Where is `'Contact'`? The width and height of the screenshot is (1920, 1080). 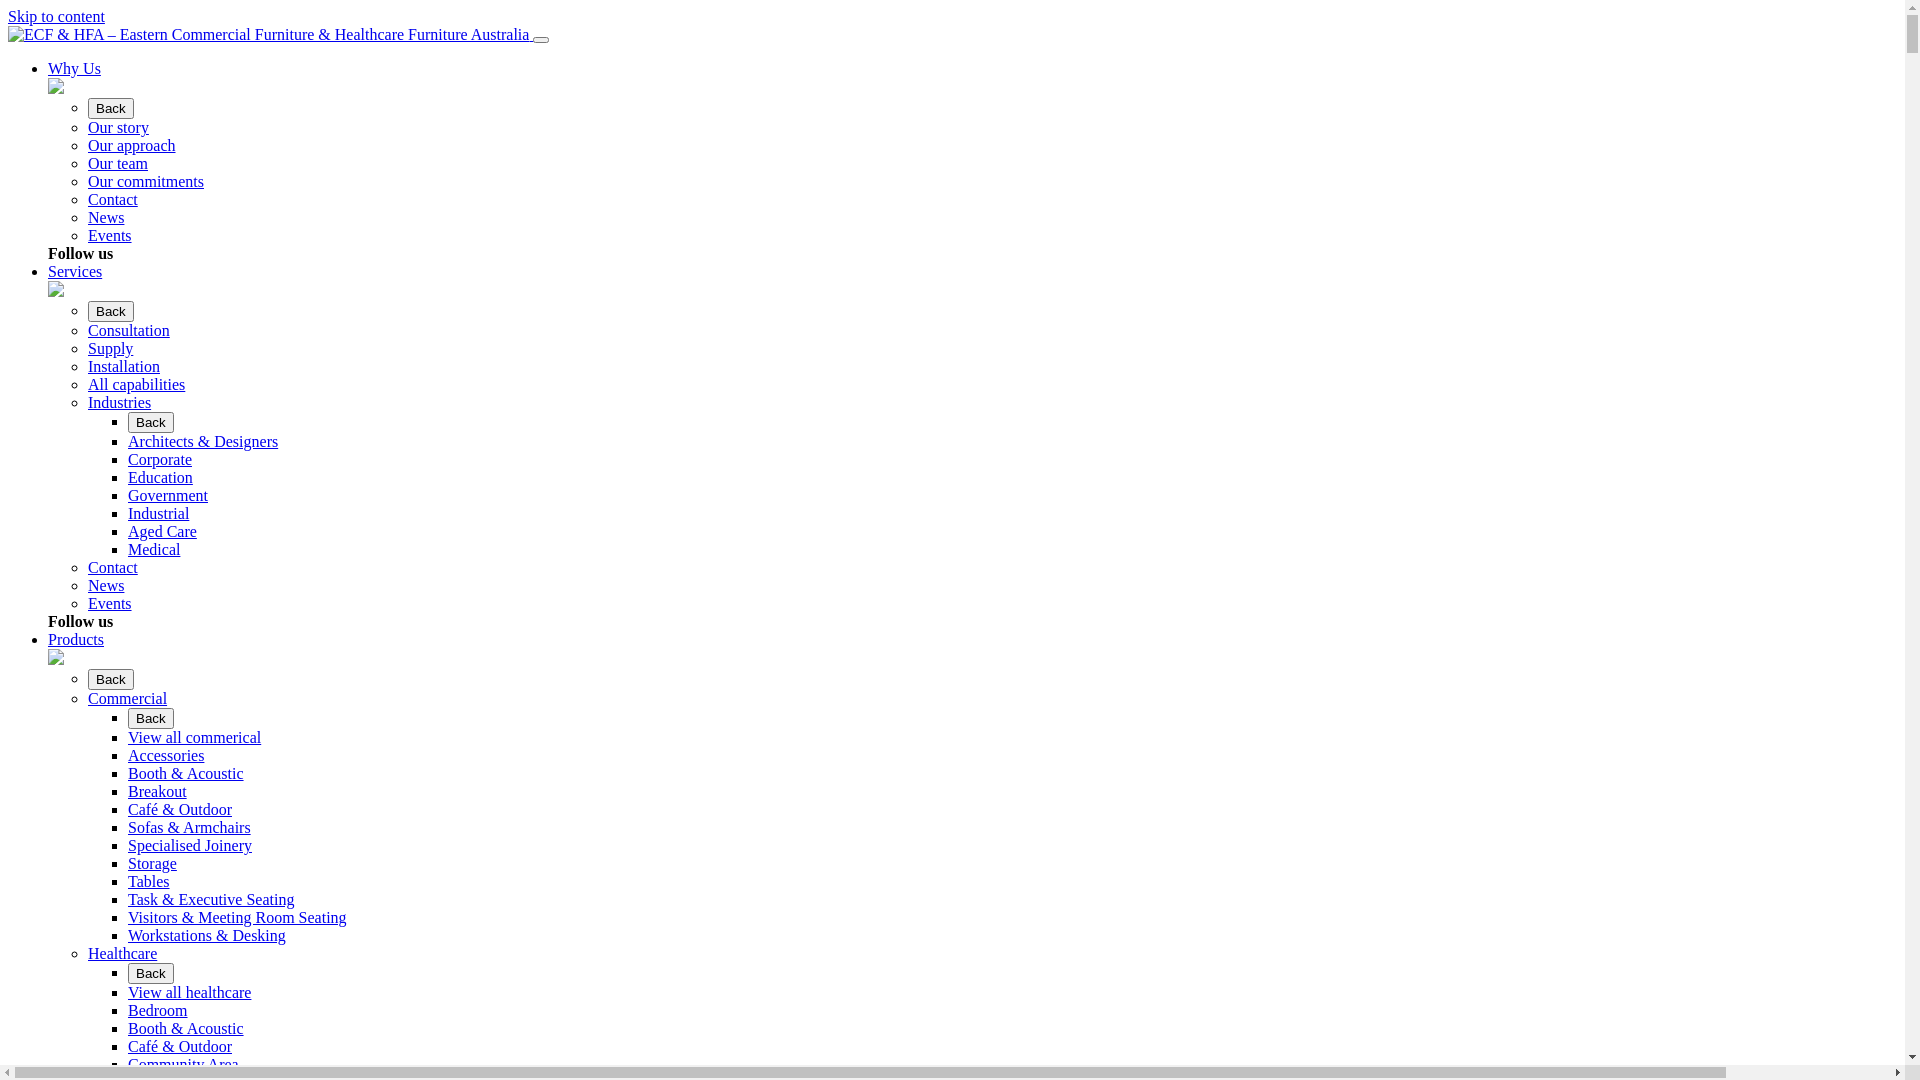
'Contact' is located at coordinates (112, 199).